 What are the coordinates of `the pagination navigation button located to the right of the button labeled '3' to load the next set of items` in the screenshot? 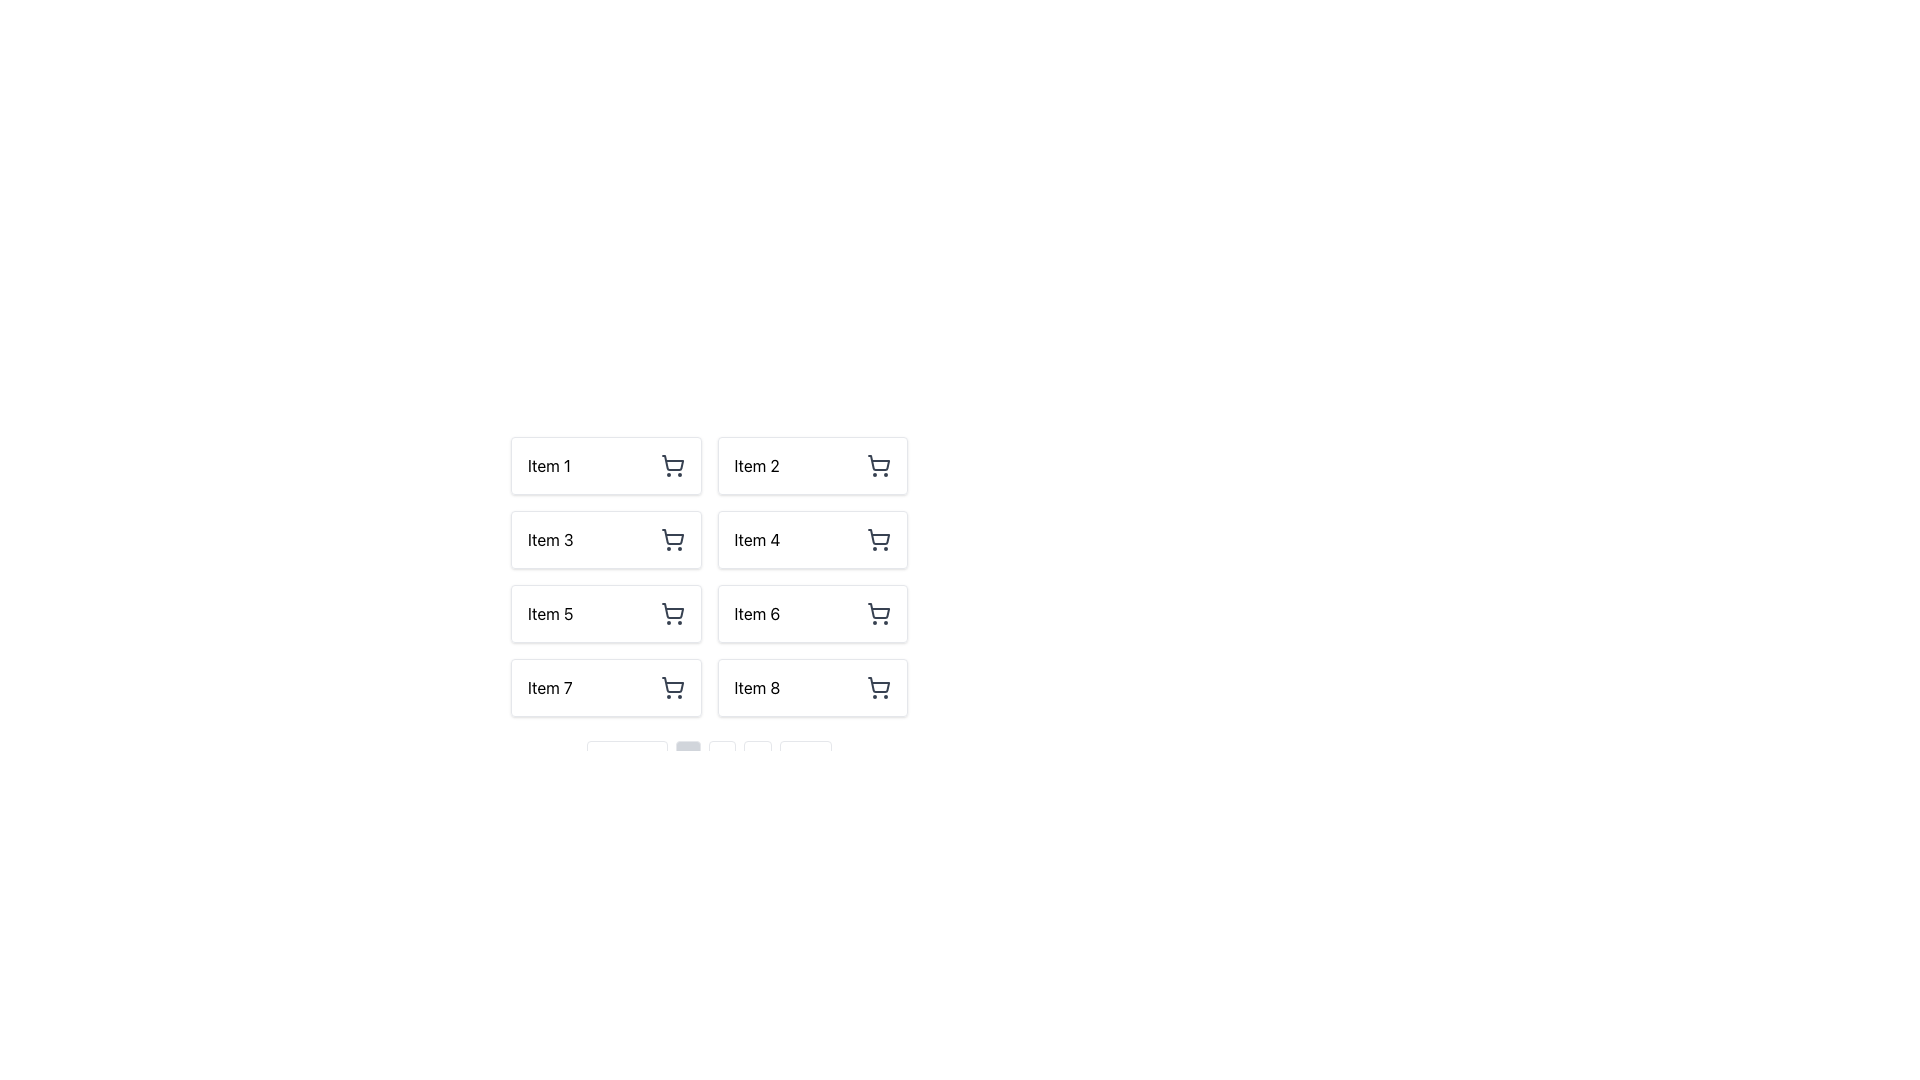 It's located at (805, 762).